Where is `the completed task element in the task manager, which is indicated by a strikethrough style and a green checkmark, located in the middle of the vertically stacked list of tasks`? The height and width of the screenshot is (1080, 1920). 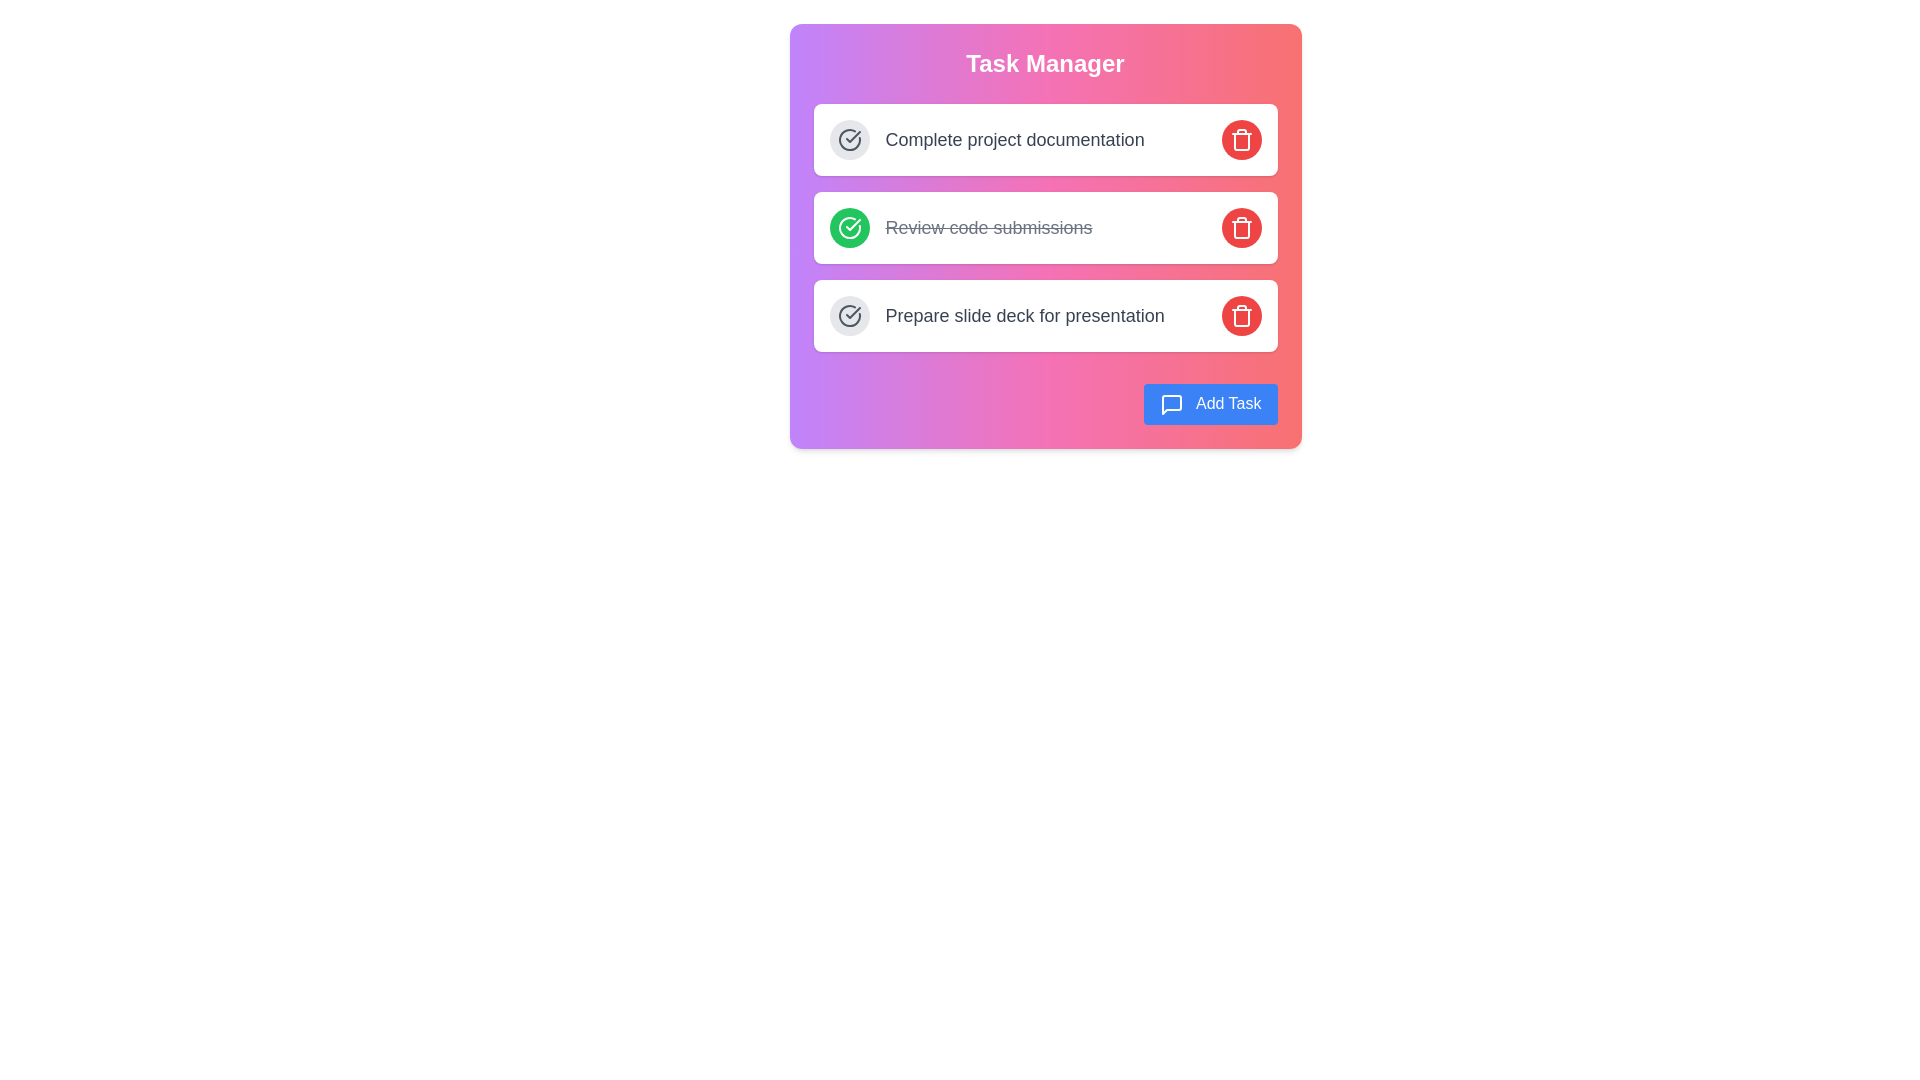 the completed task element in the task manager, which is indicated by a strikethrough style and a green checkmark, located in the middle of the vertically stacked list of tasks is located at coordinates (960, 226).